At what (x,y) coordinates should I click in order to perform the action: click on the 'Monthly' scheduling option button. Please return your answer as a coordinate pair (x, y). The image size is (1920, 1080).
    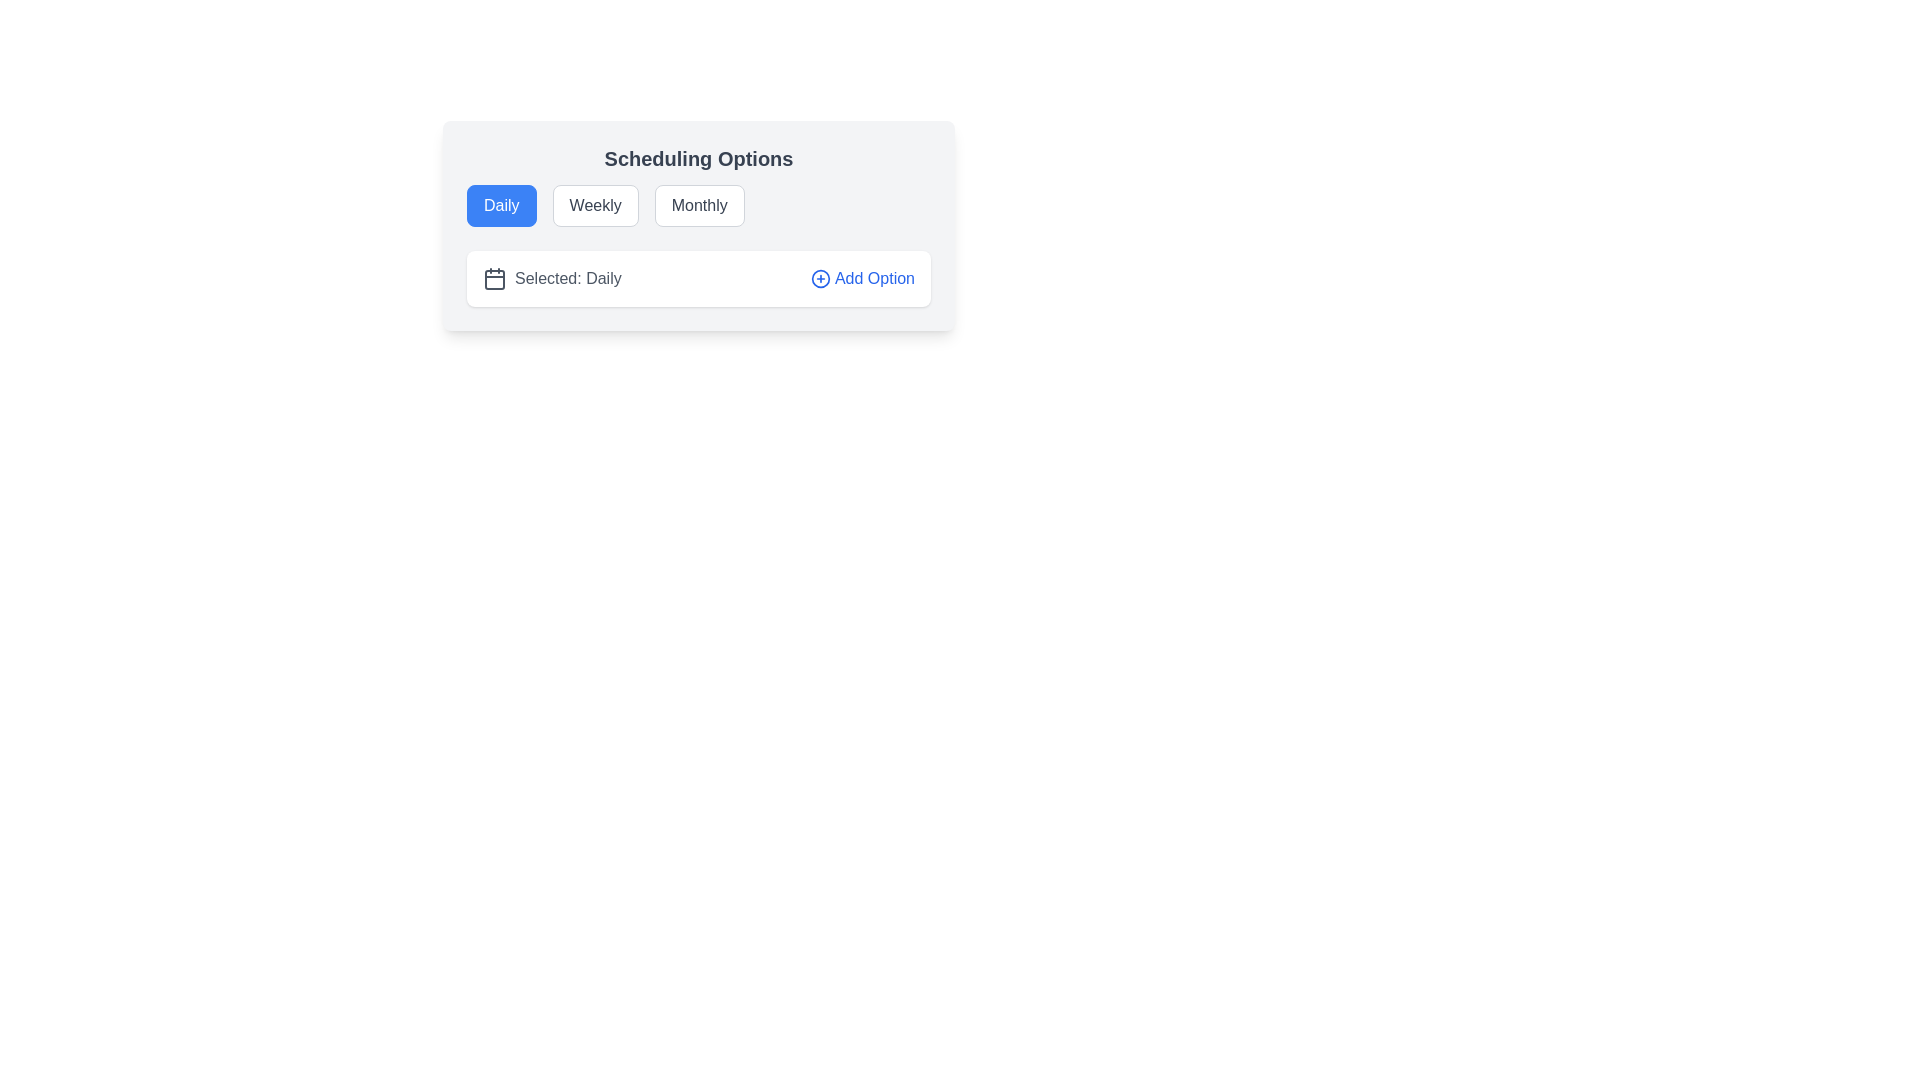
    Looking at the image, I should click on (699, 205).